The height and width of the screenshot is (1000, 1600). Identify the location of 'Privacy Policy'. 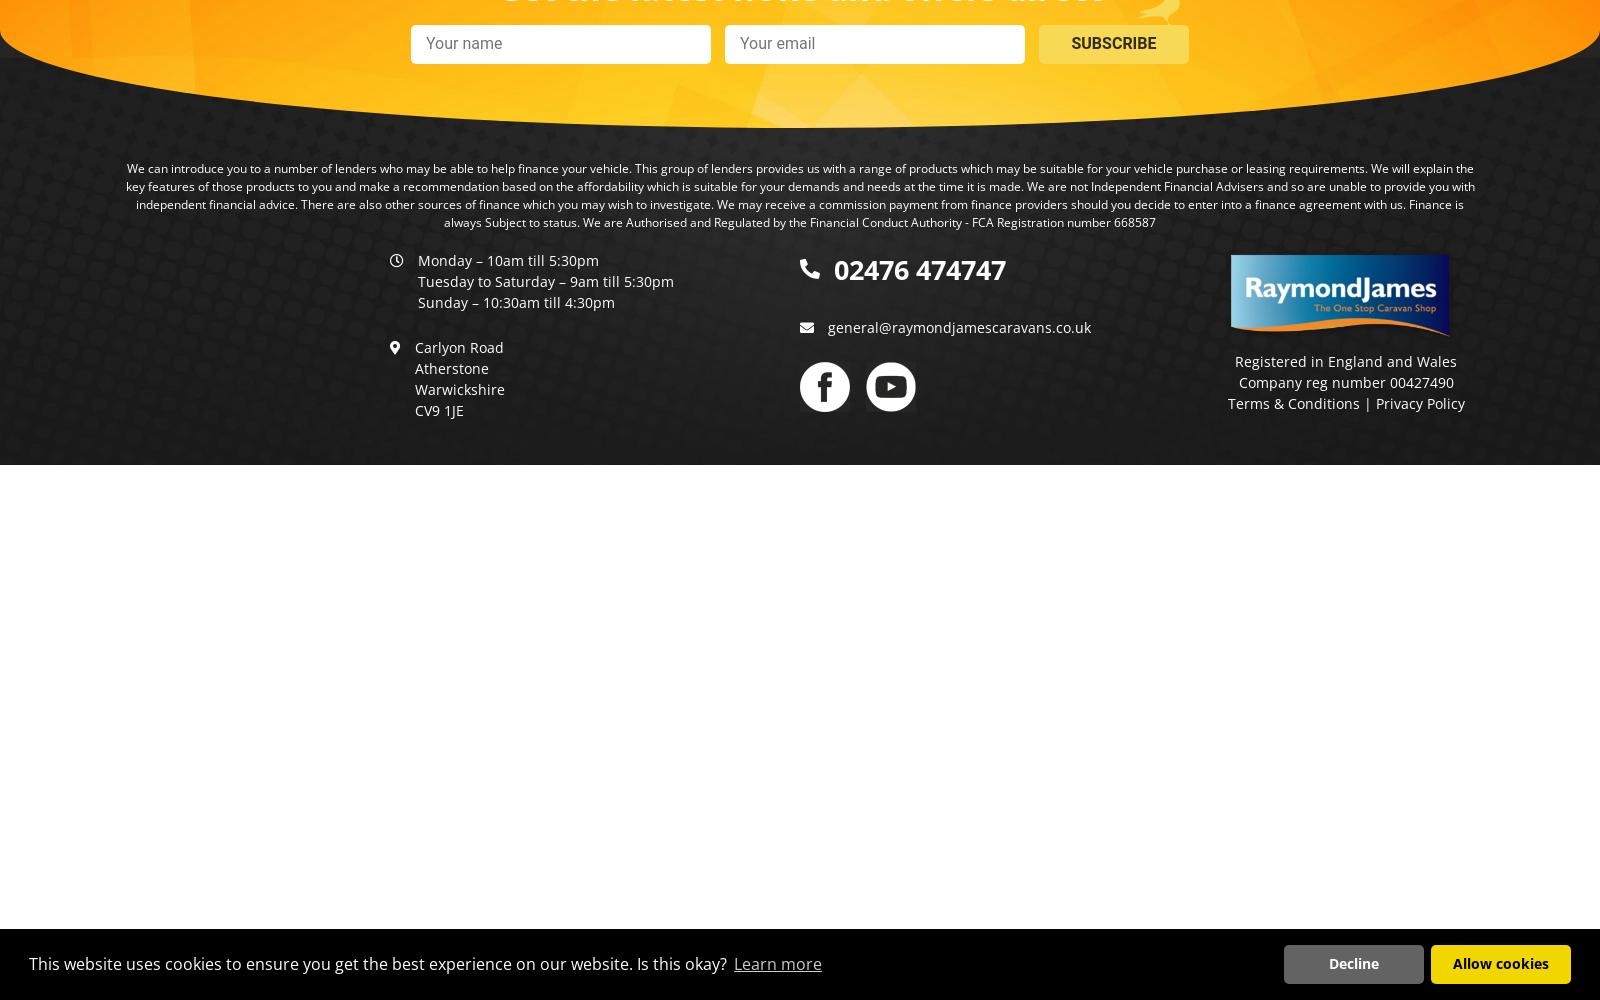
(1374, 402).